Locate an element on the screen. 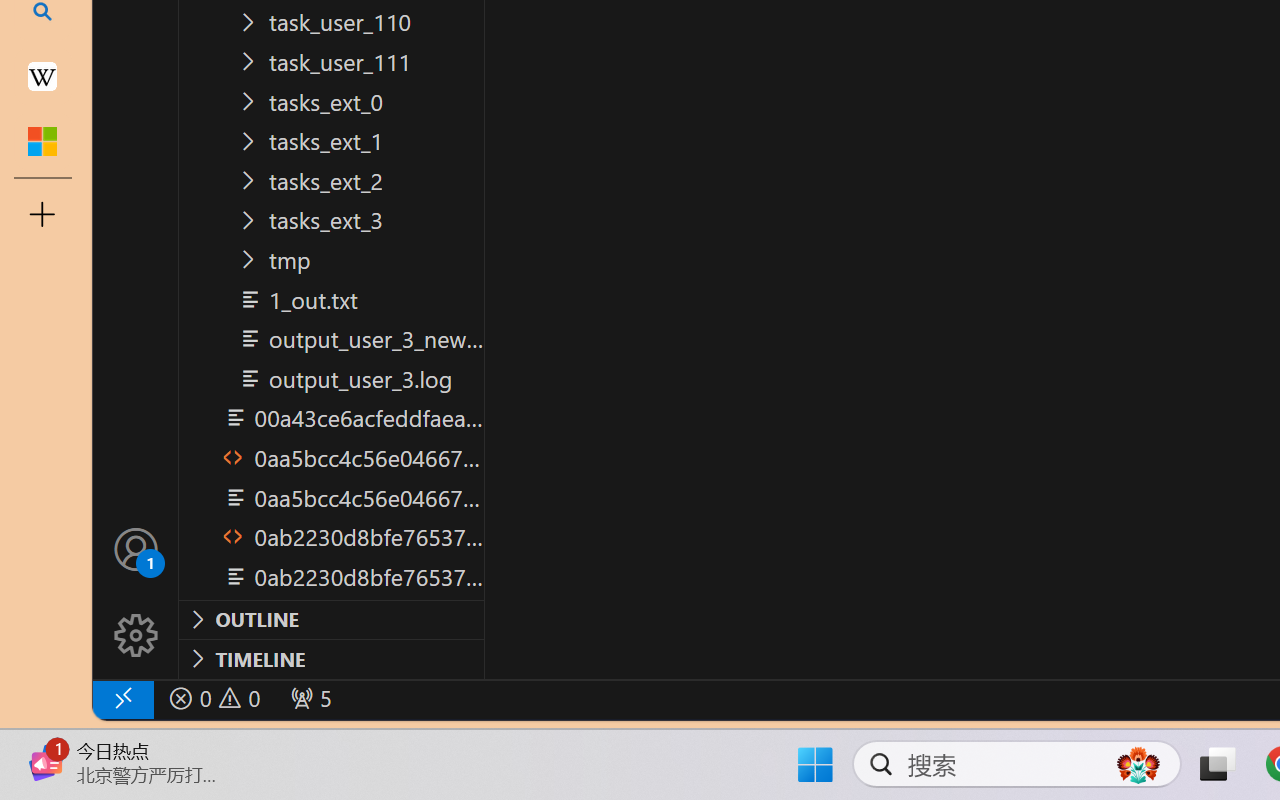 This screenshot has width=1280, height=800. 'No Problems' is located at coordinates (213, 698).